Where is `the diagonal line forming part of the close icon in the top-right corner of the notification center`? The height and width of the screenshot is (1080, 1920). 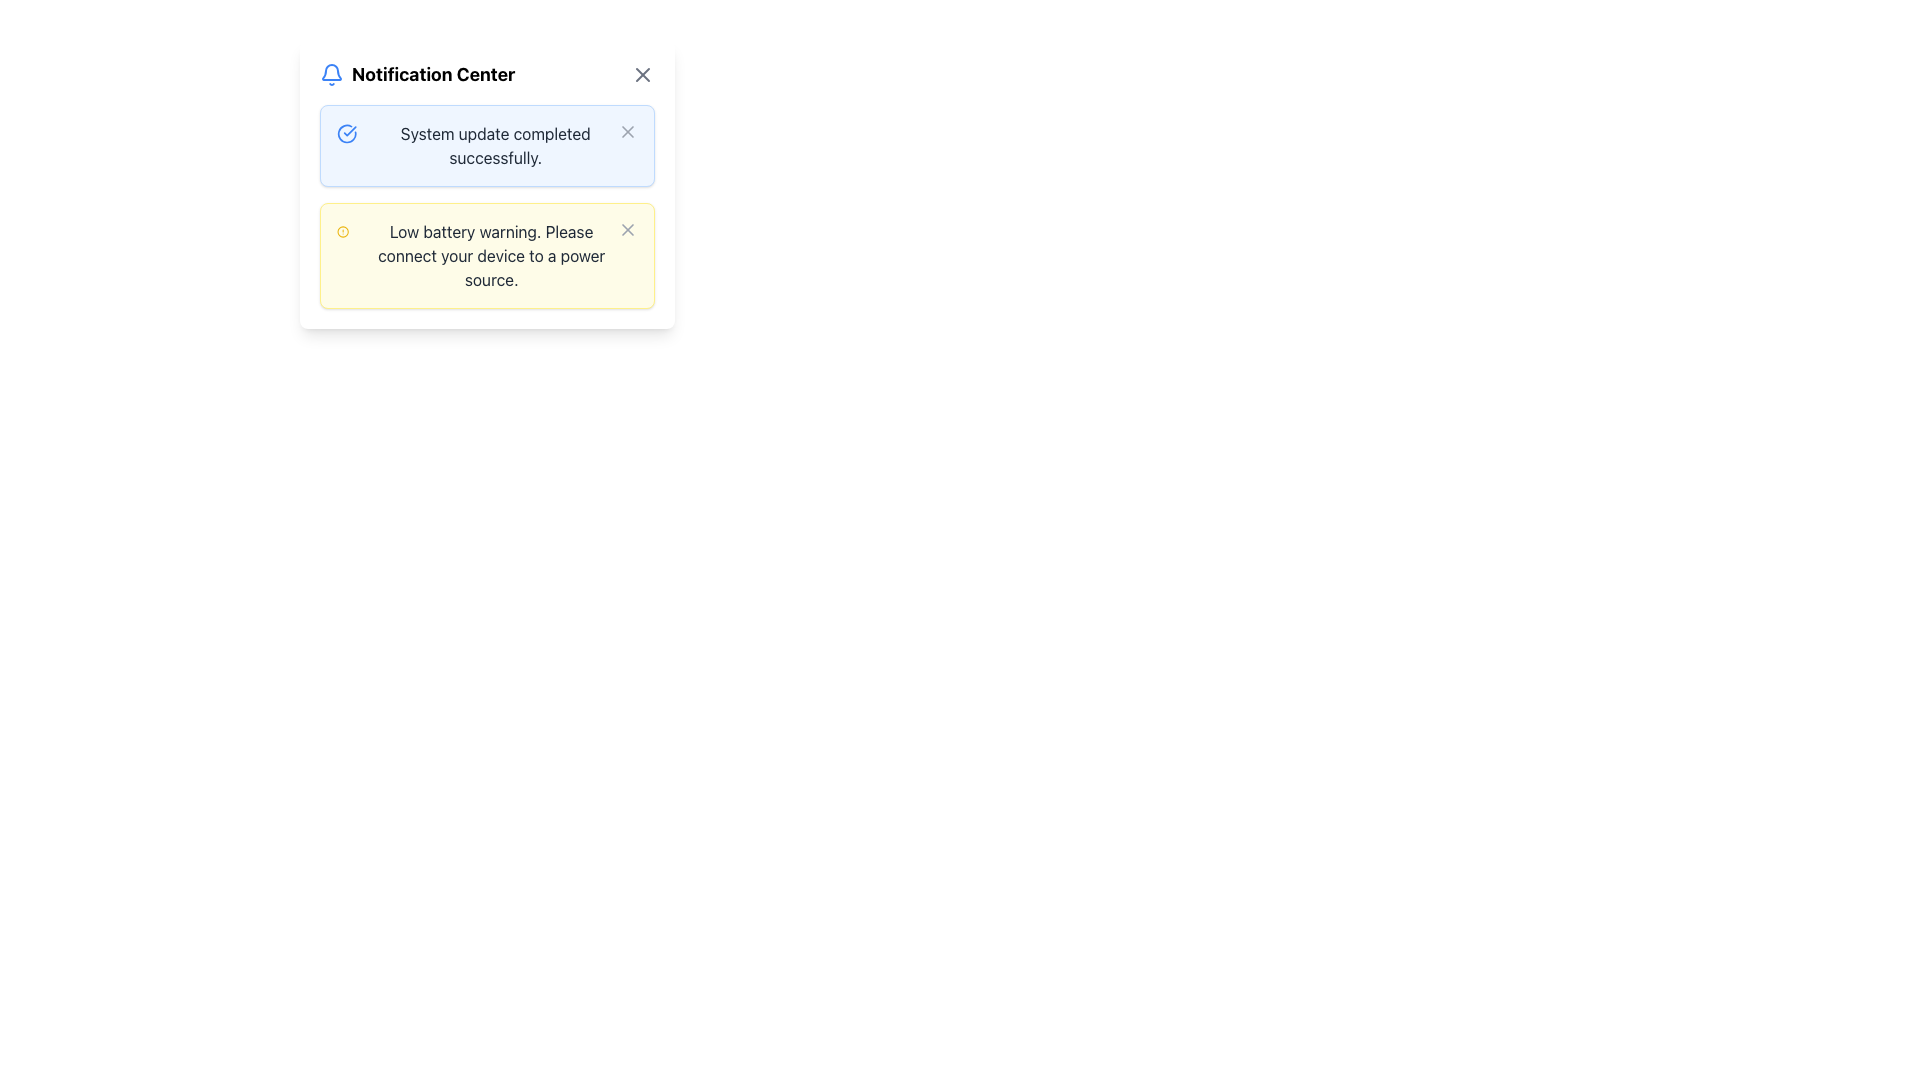 the diagonal line forming part of the close icon in the top-right corner of the notification center is located at coordinates (643, 73).